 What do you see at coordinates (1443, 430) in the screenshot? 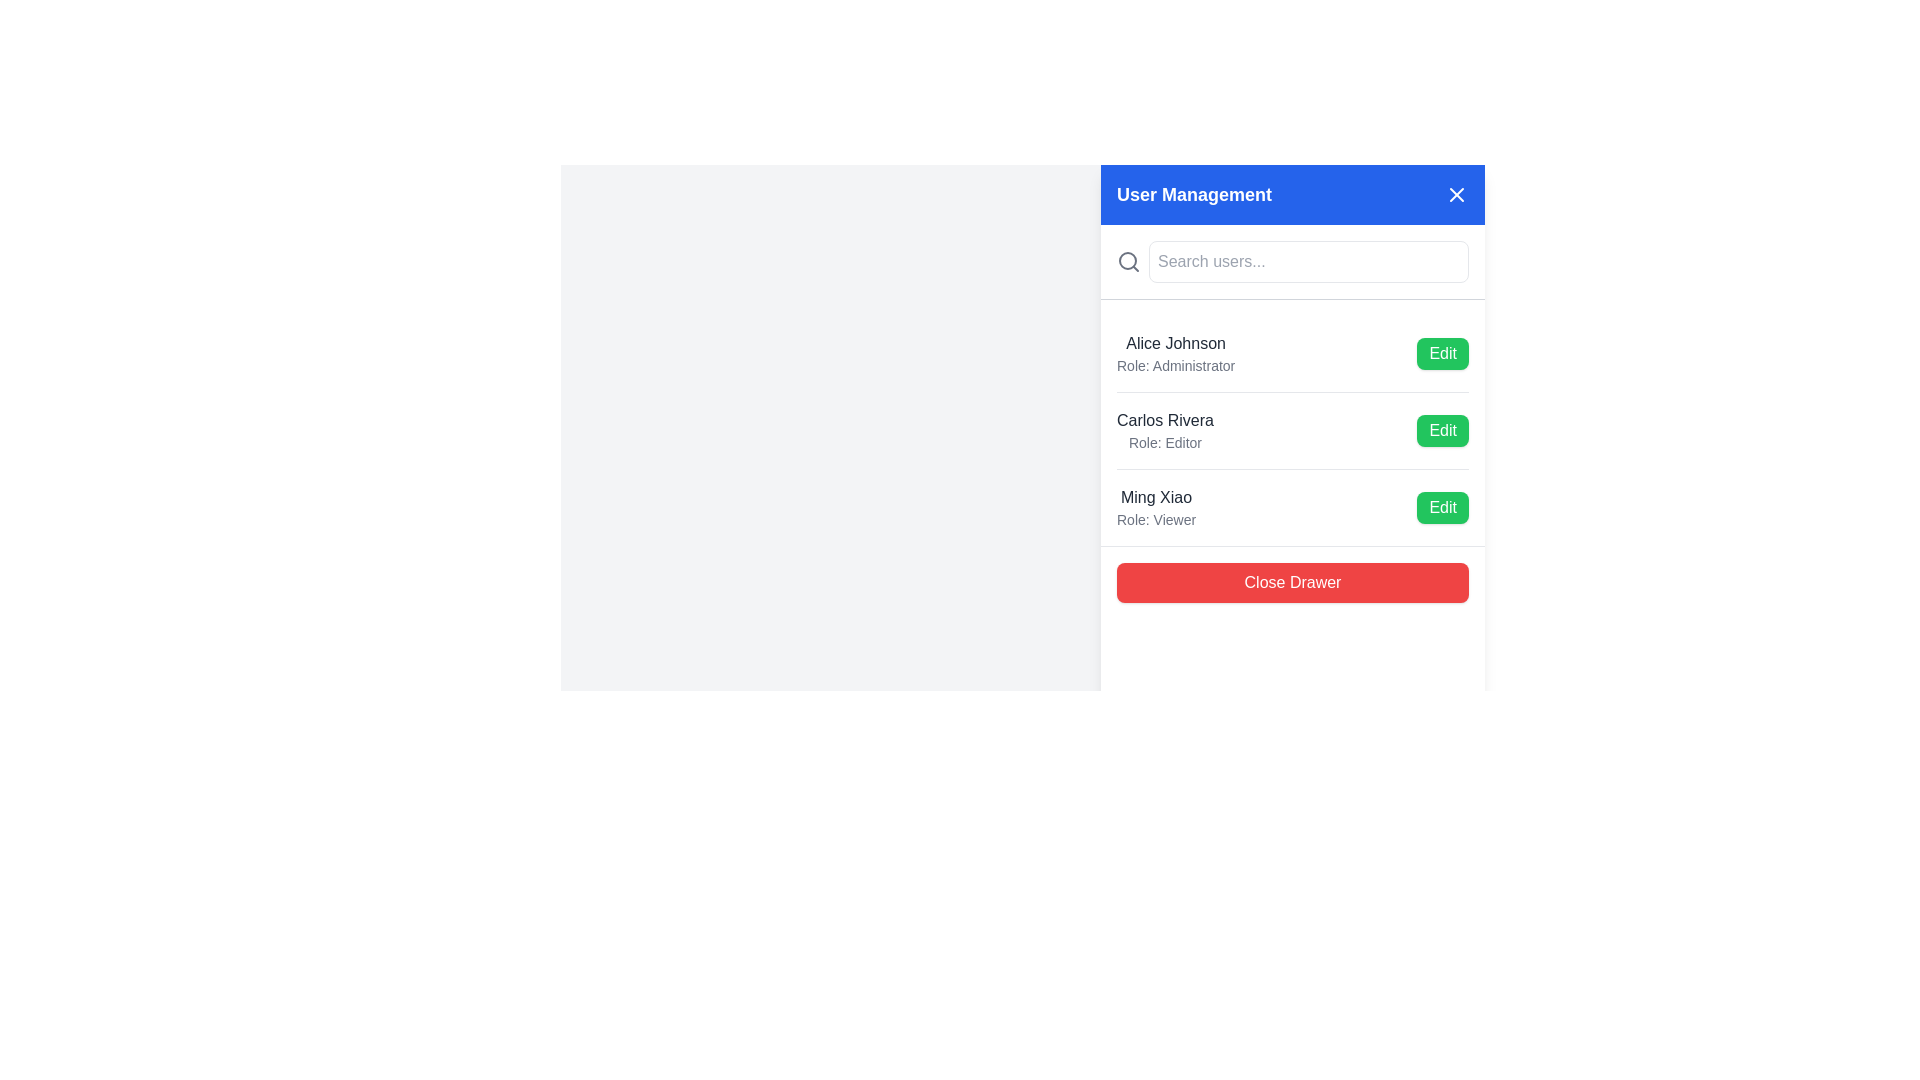
I see `the third 'Edit' button for user 'Carlos Rivera' to initiate editing` at bounding box center [1443, 430].